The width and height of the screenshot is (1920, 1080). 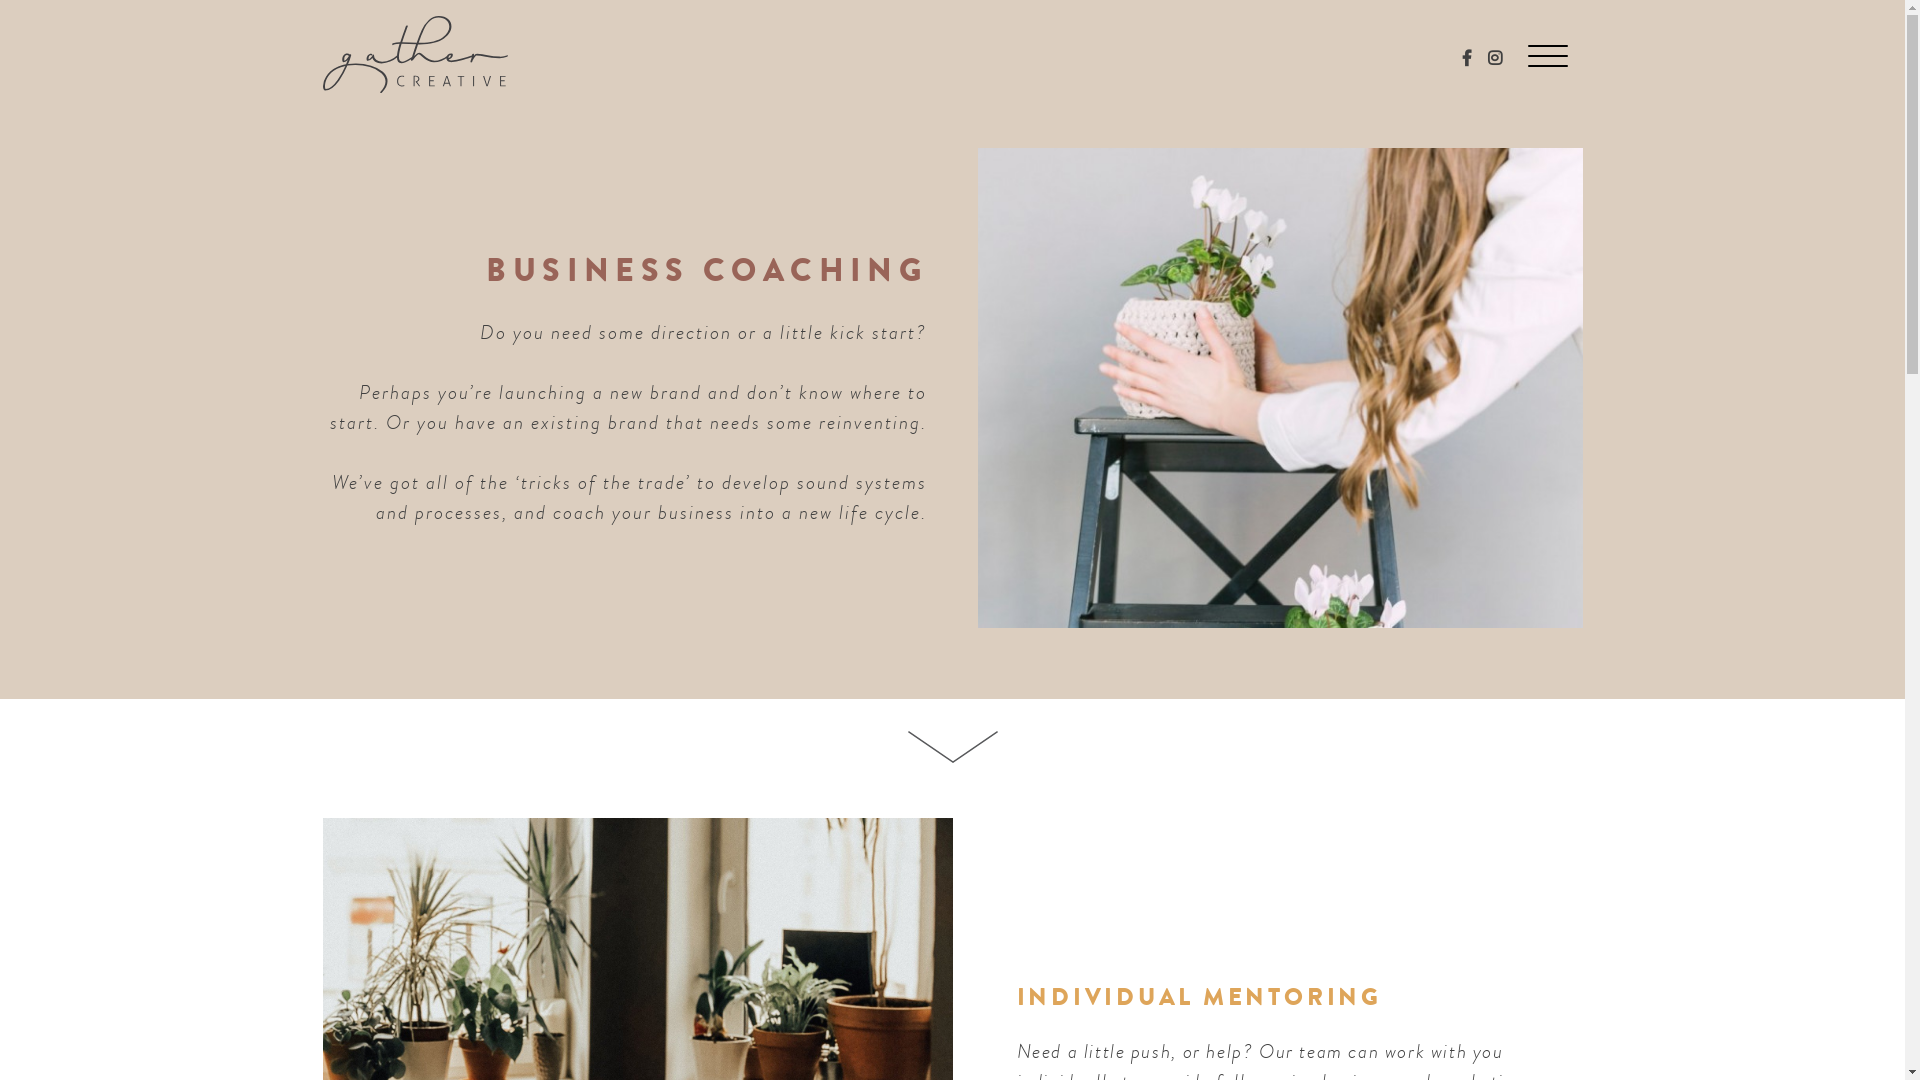 What do you see at coordinates (1467, 57) in the screenshot?
I see `'Follow us on Facebook'` at bounding box center [1467, 57].